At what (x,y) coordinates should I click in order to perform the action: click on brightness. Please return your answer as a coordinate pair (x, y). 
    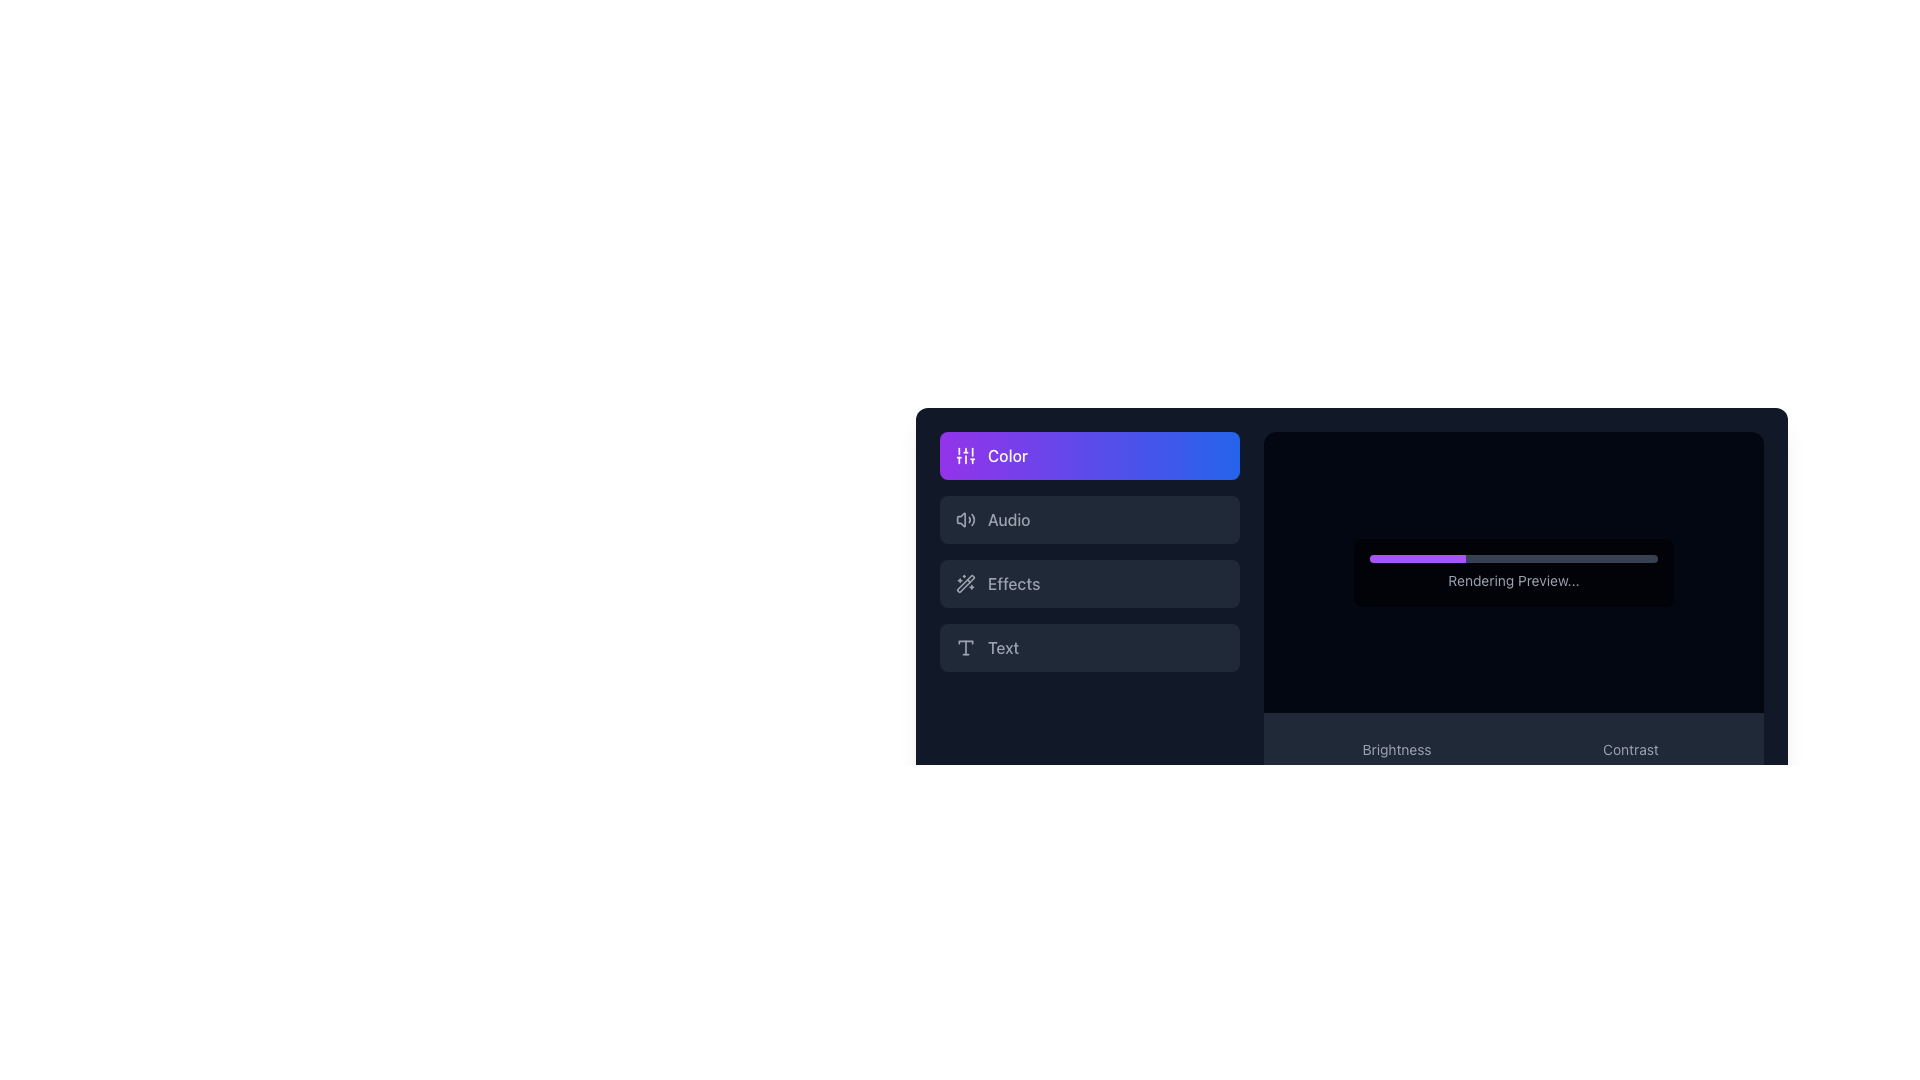
    Looking at the image, I should click on (1351, 775).